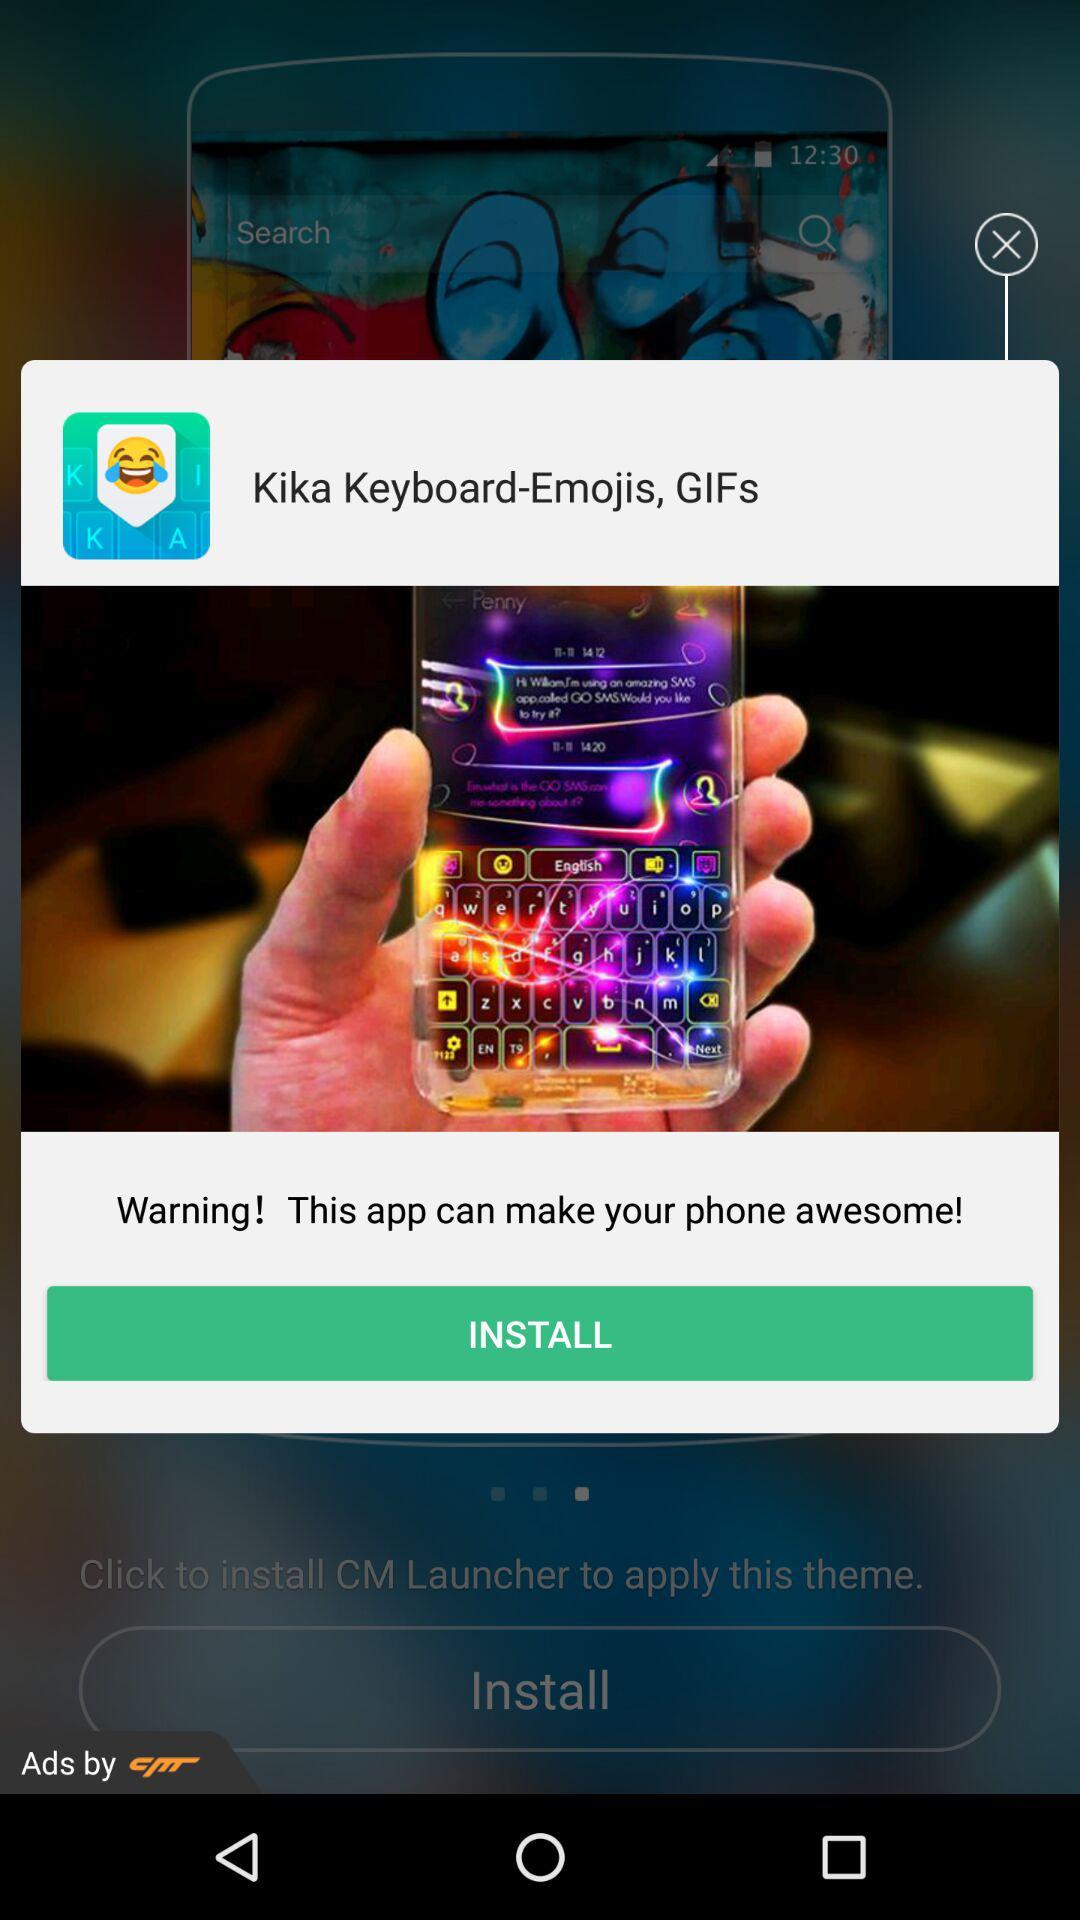 This screenshot has height=1920, width=1080. Describe the element at coordinates (540, 1333) in the screenshot. I see `the install` at that location.